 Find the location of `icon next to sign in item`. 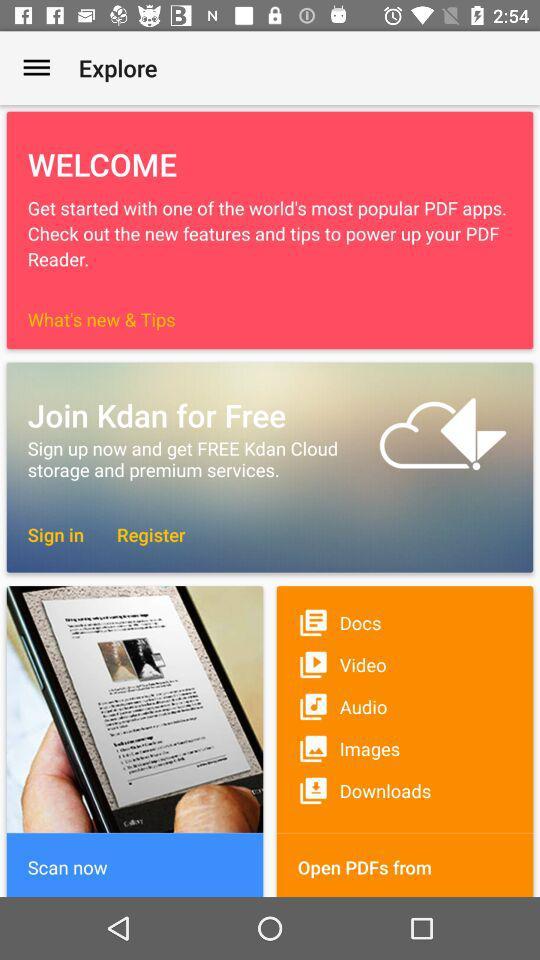

icon next to sign in item is located at coordinates (140, 533).